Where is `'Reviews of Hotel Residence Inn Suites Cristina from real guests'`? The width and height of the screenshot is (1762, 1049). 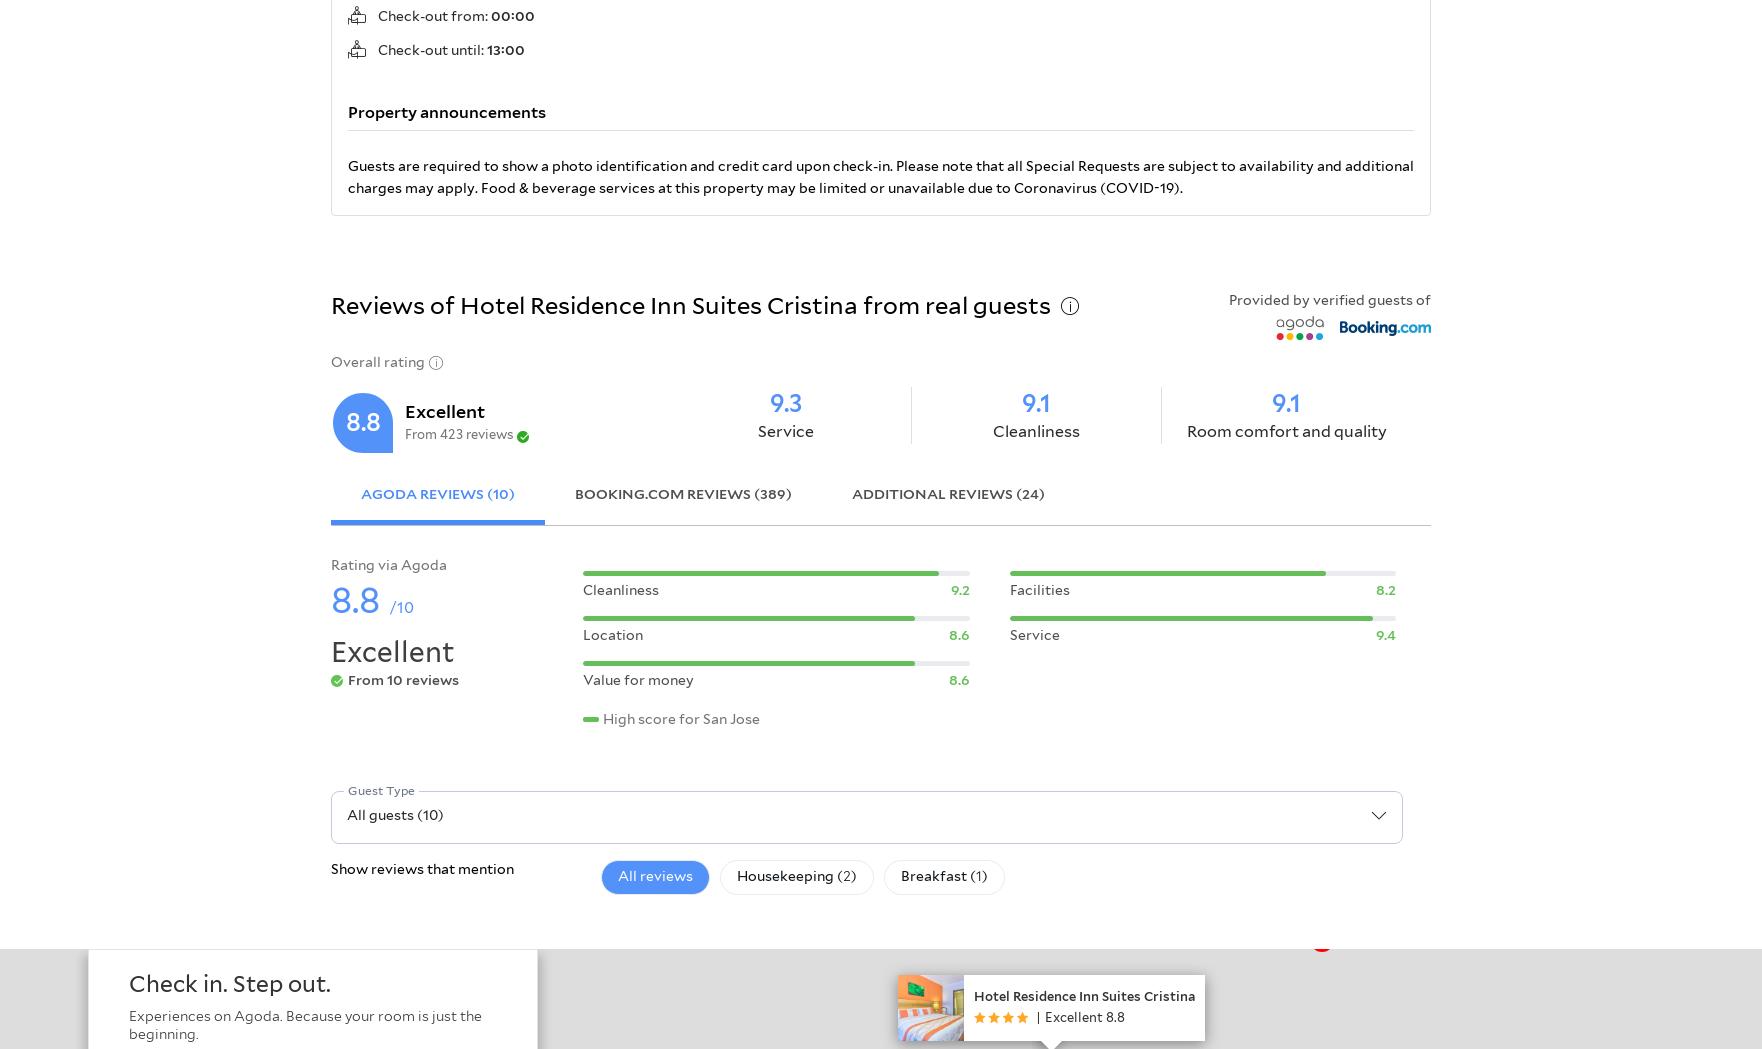
'Reviews of Hotel Residence Inn Suites Cristina from real guests' is located at coordinates (690, 304).